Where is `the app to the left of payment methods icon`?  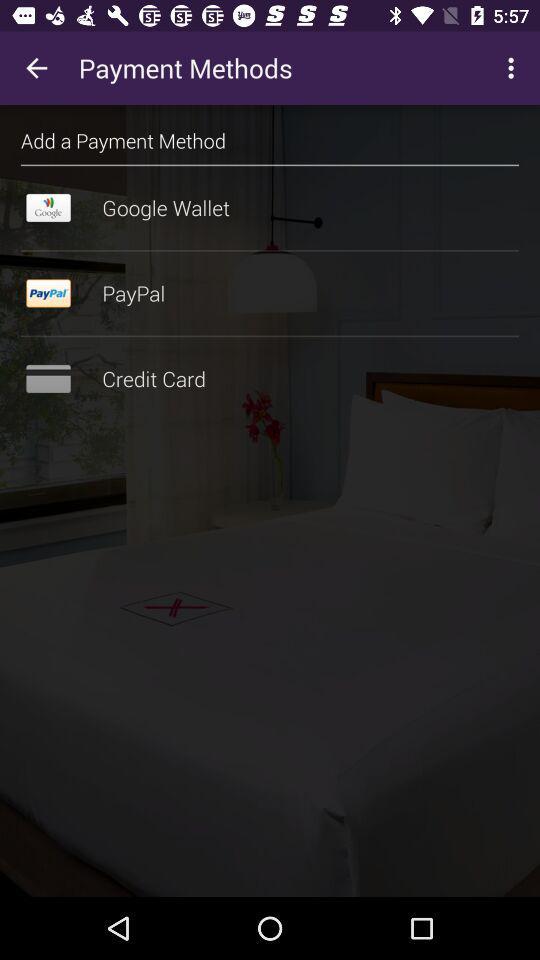 the app to the left of payment methods icon is located at coordinates (36, 68).